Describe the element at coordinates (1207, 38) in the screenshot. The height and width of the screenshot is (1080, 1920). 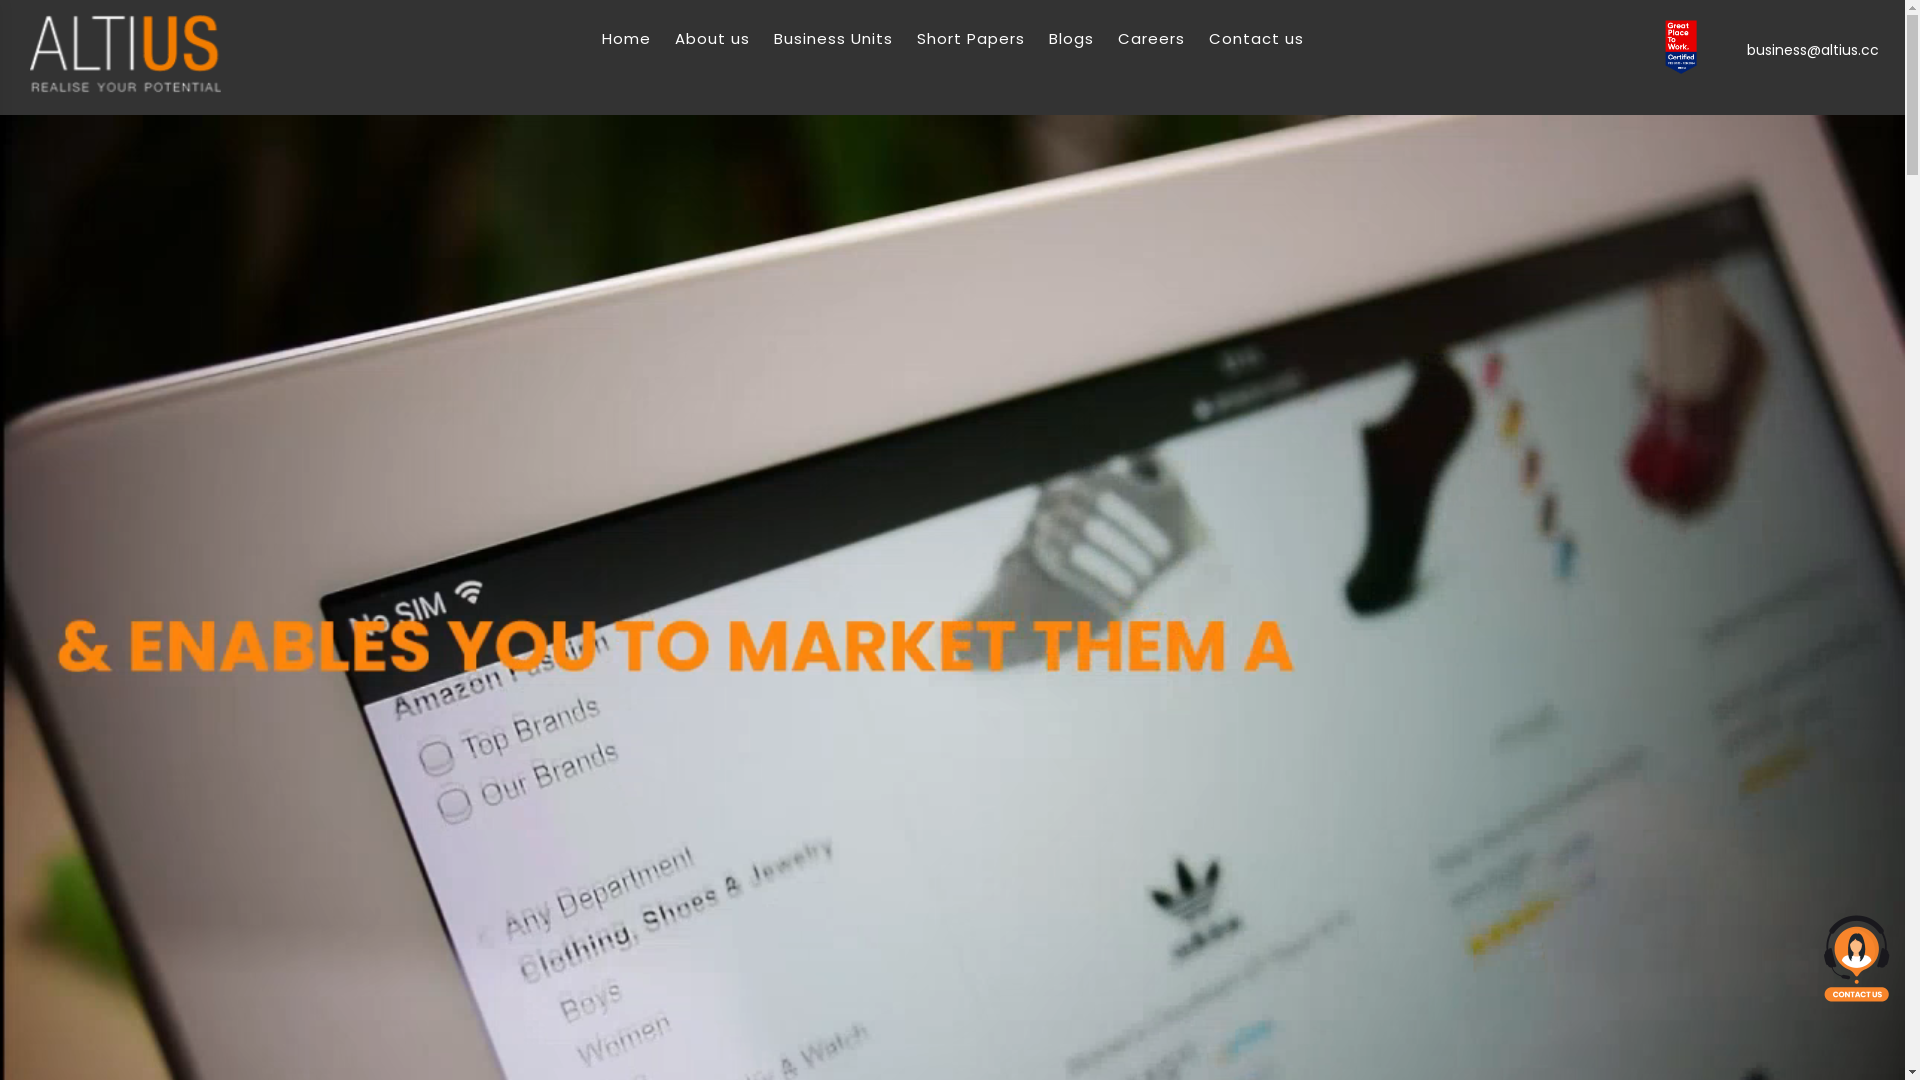
I see `'Contact us'` at that location.